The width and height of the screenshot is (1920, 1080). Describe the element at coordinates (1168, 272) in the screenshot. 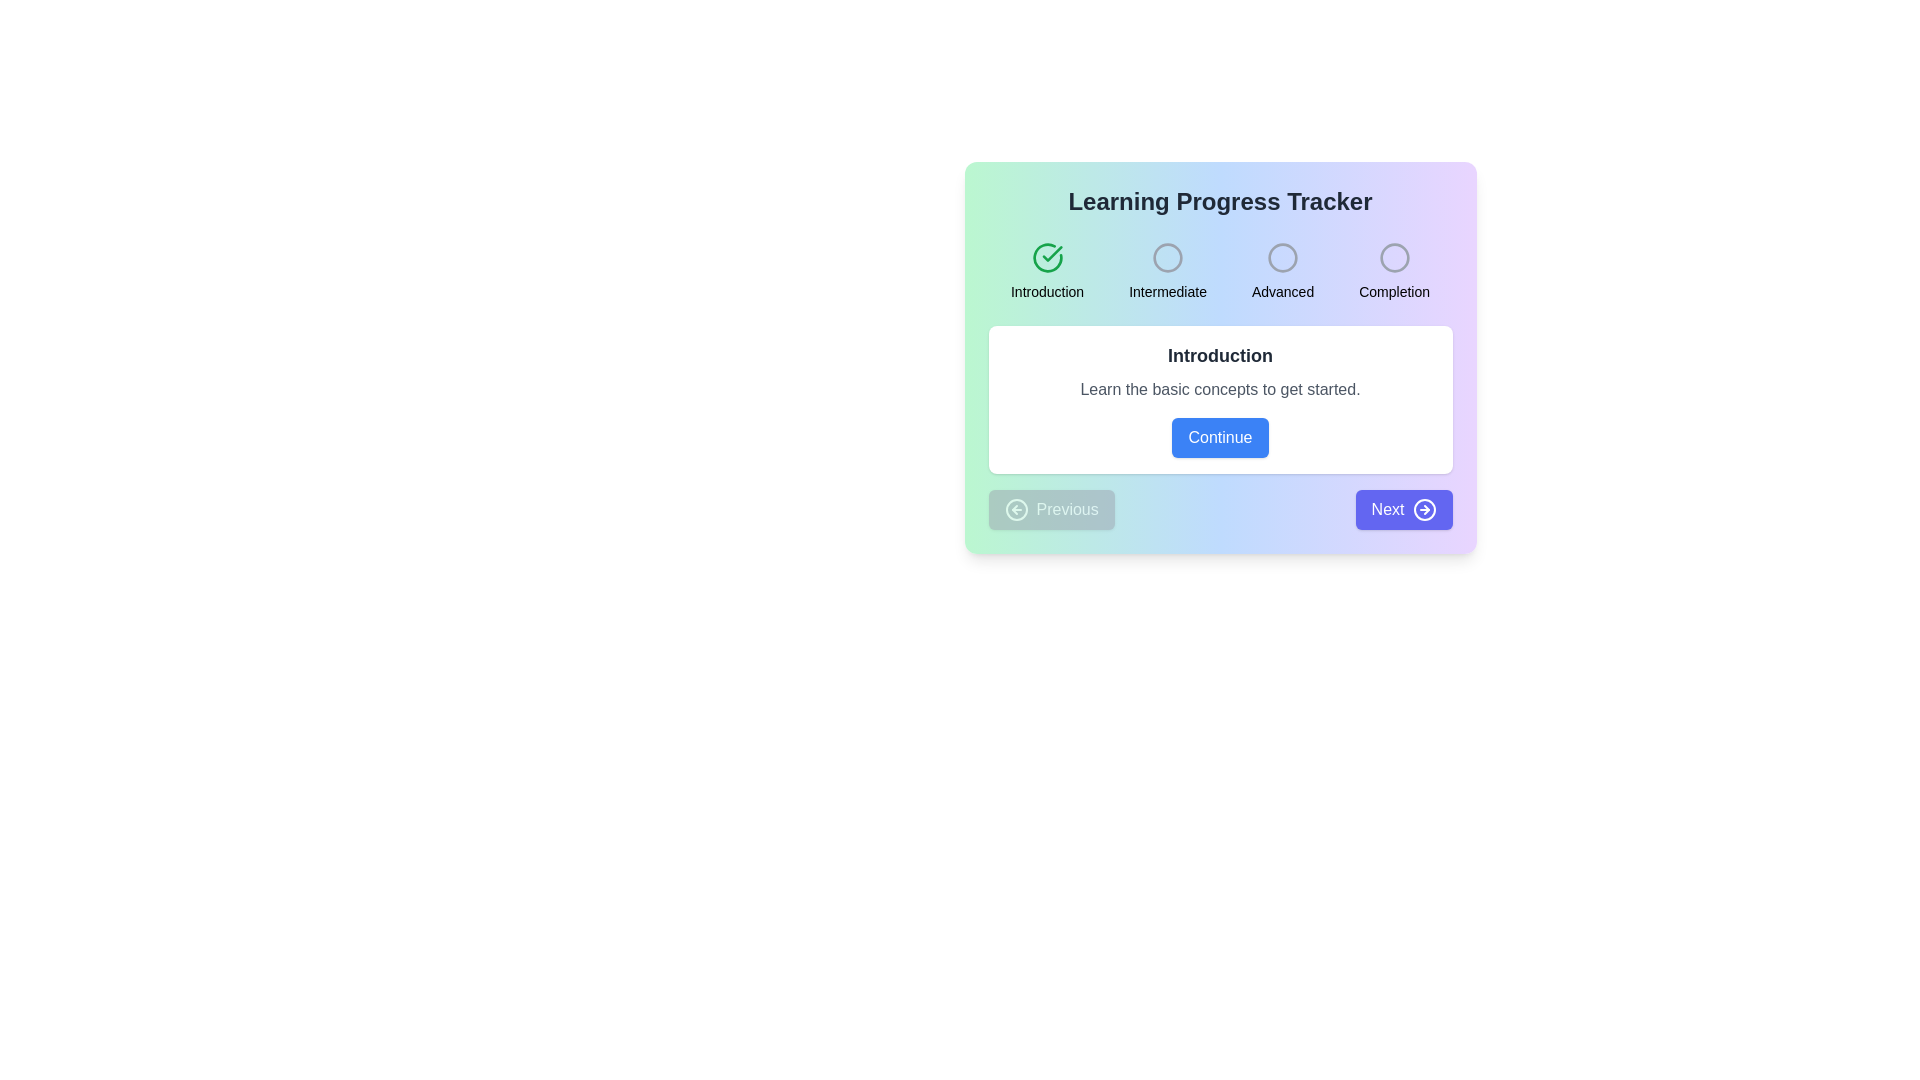

I see `the 'Intermediate' step indicator label with circular outline in the Learning Progress Tracker section` at that location.